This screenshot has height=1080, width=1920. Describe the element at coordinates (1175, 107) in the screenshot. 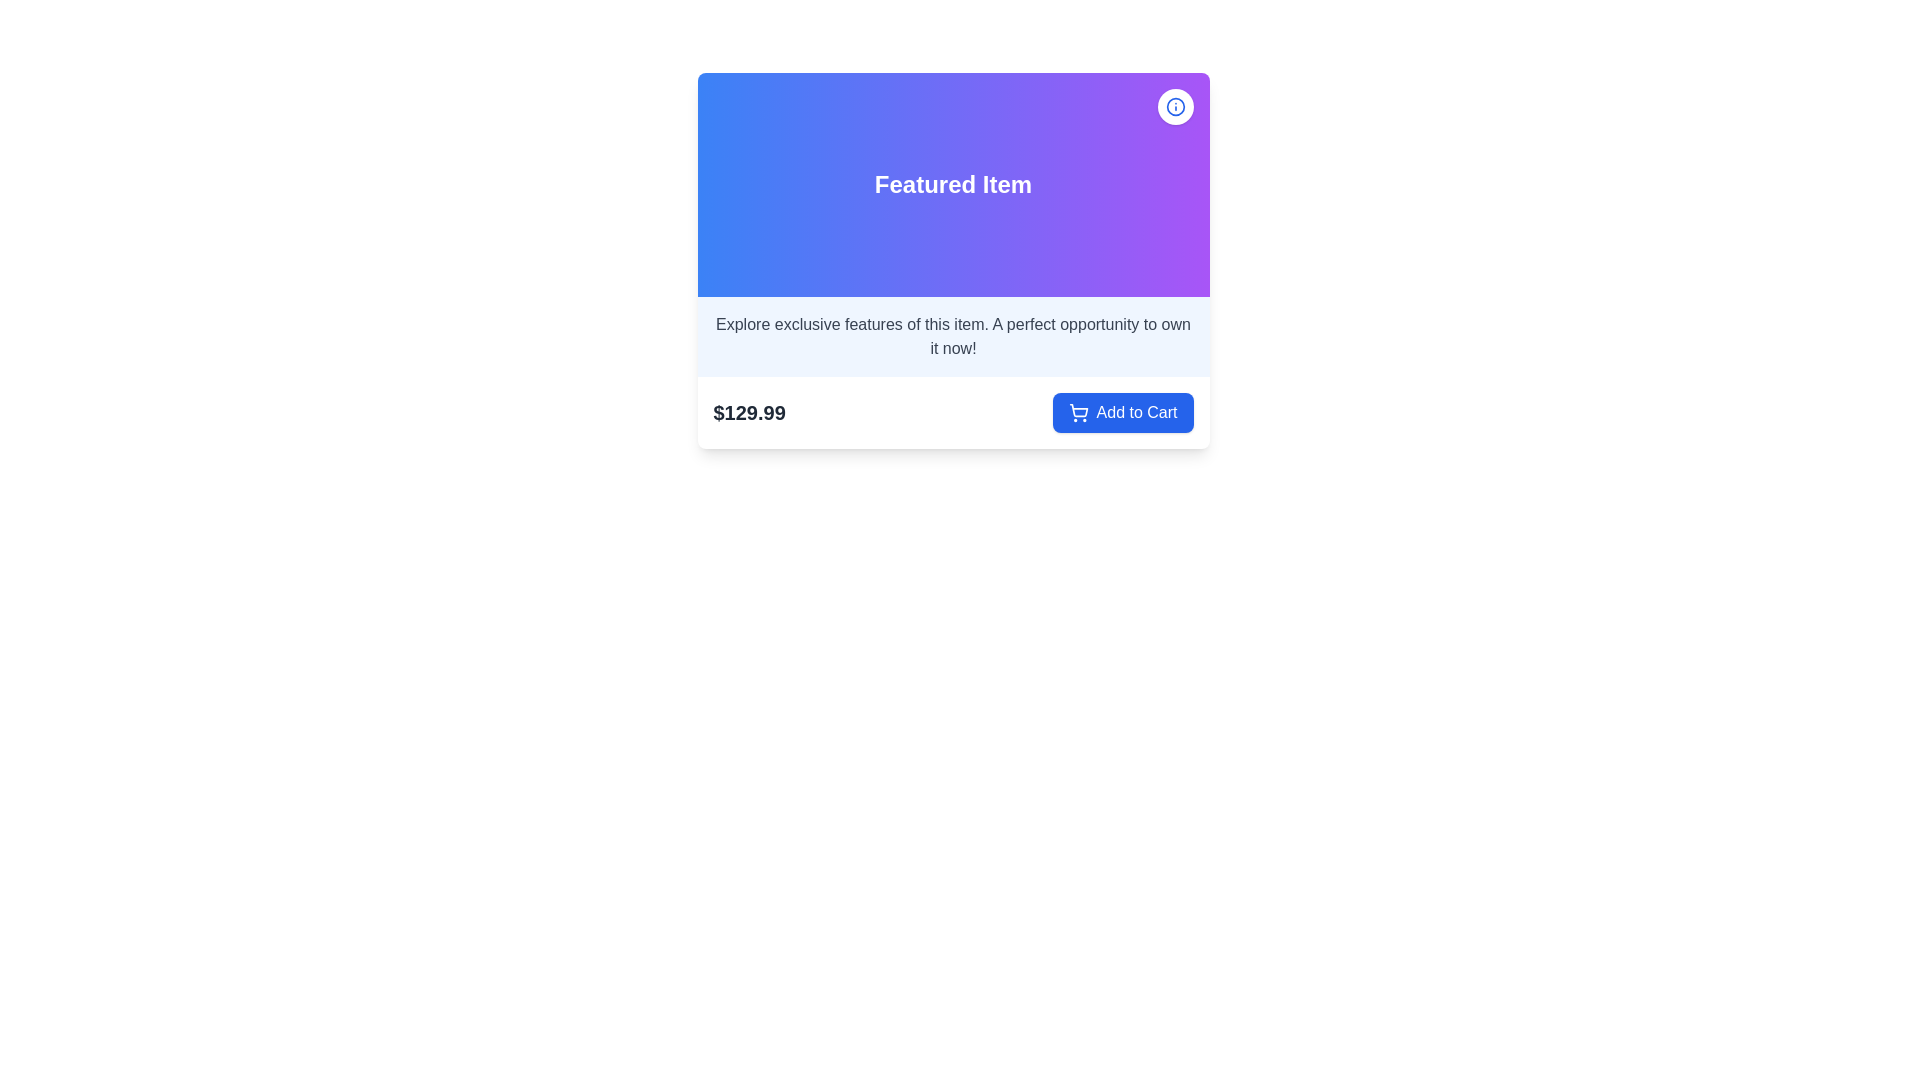

I see `the information icon button located in the top-right corner of the card component` at that location.